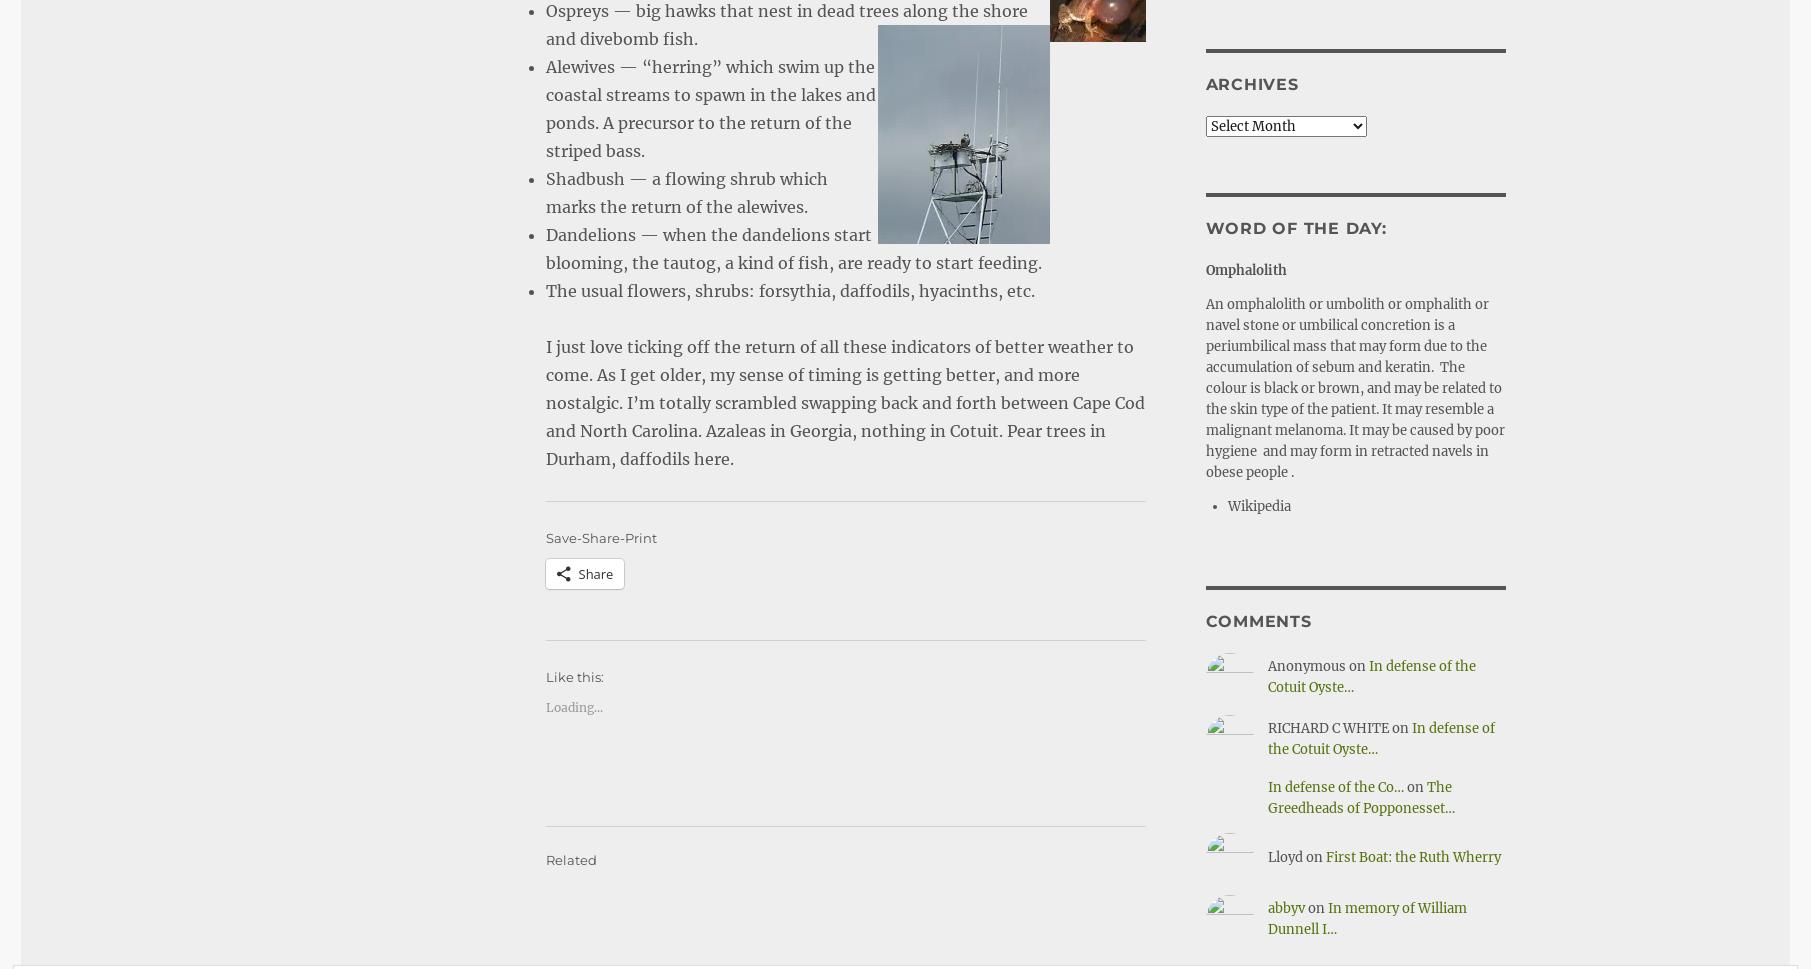  What do you see at coordinates (569, 805) in the screenshot?
I see `'Related'` at bounding box center [569, 805].